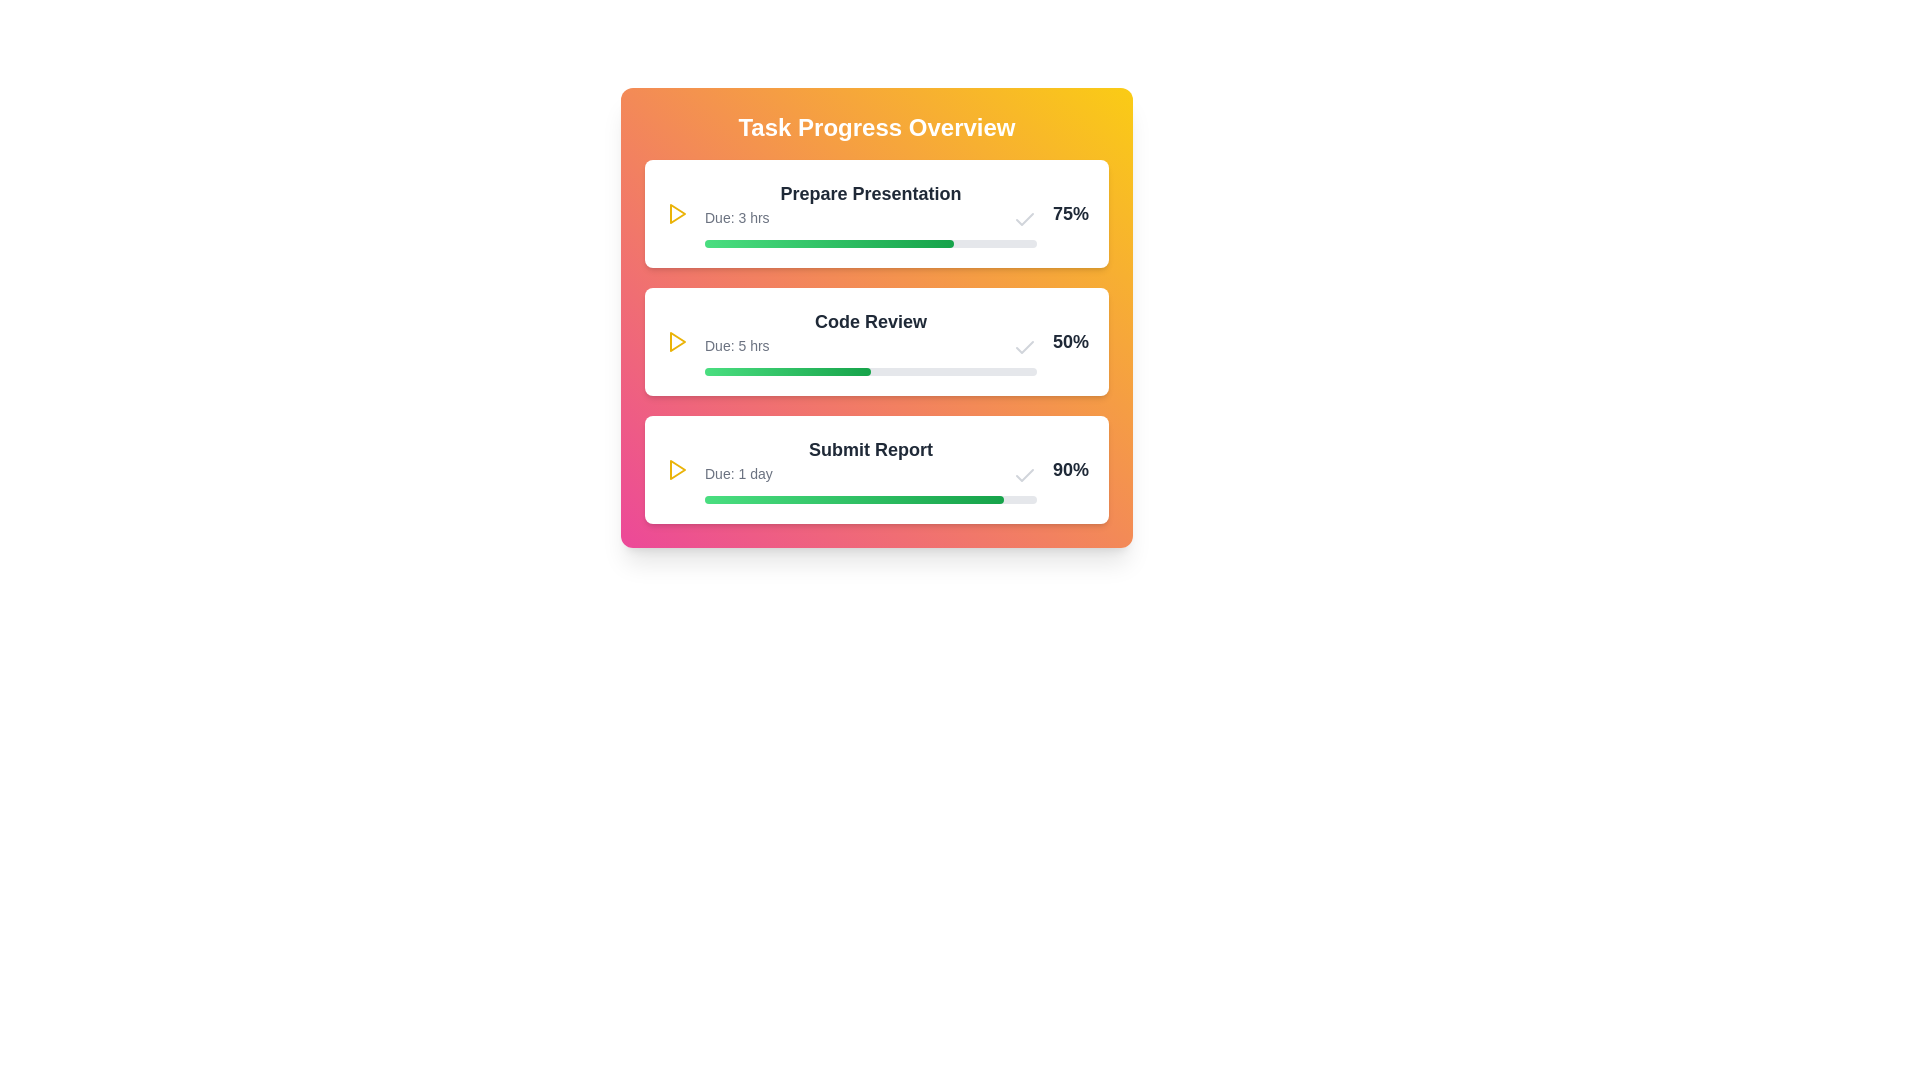  Describe the element at coordinates (676, 213) in the screenshot. I see `the triangular yellow play icon located to the left of the 'Prepare Presentation' text in the top left corner of the first card to initiate the task` at that location.